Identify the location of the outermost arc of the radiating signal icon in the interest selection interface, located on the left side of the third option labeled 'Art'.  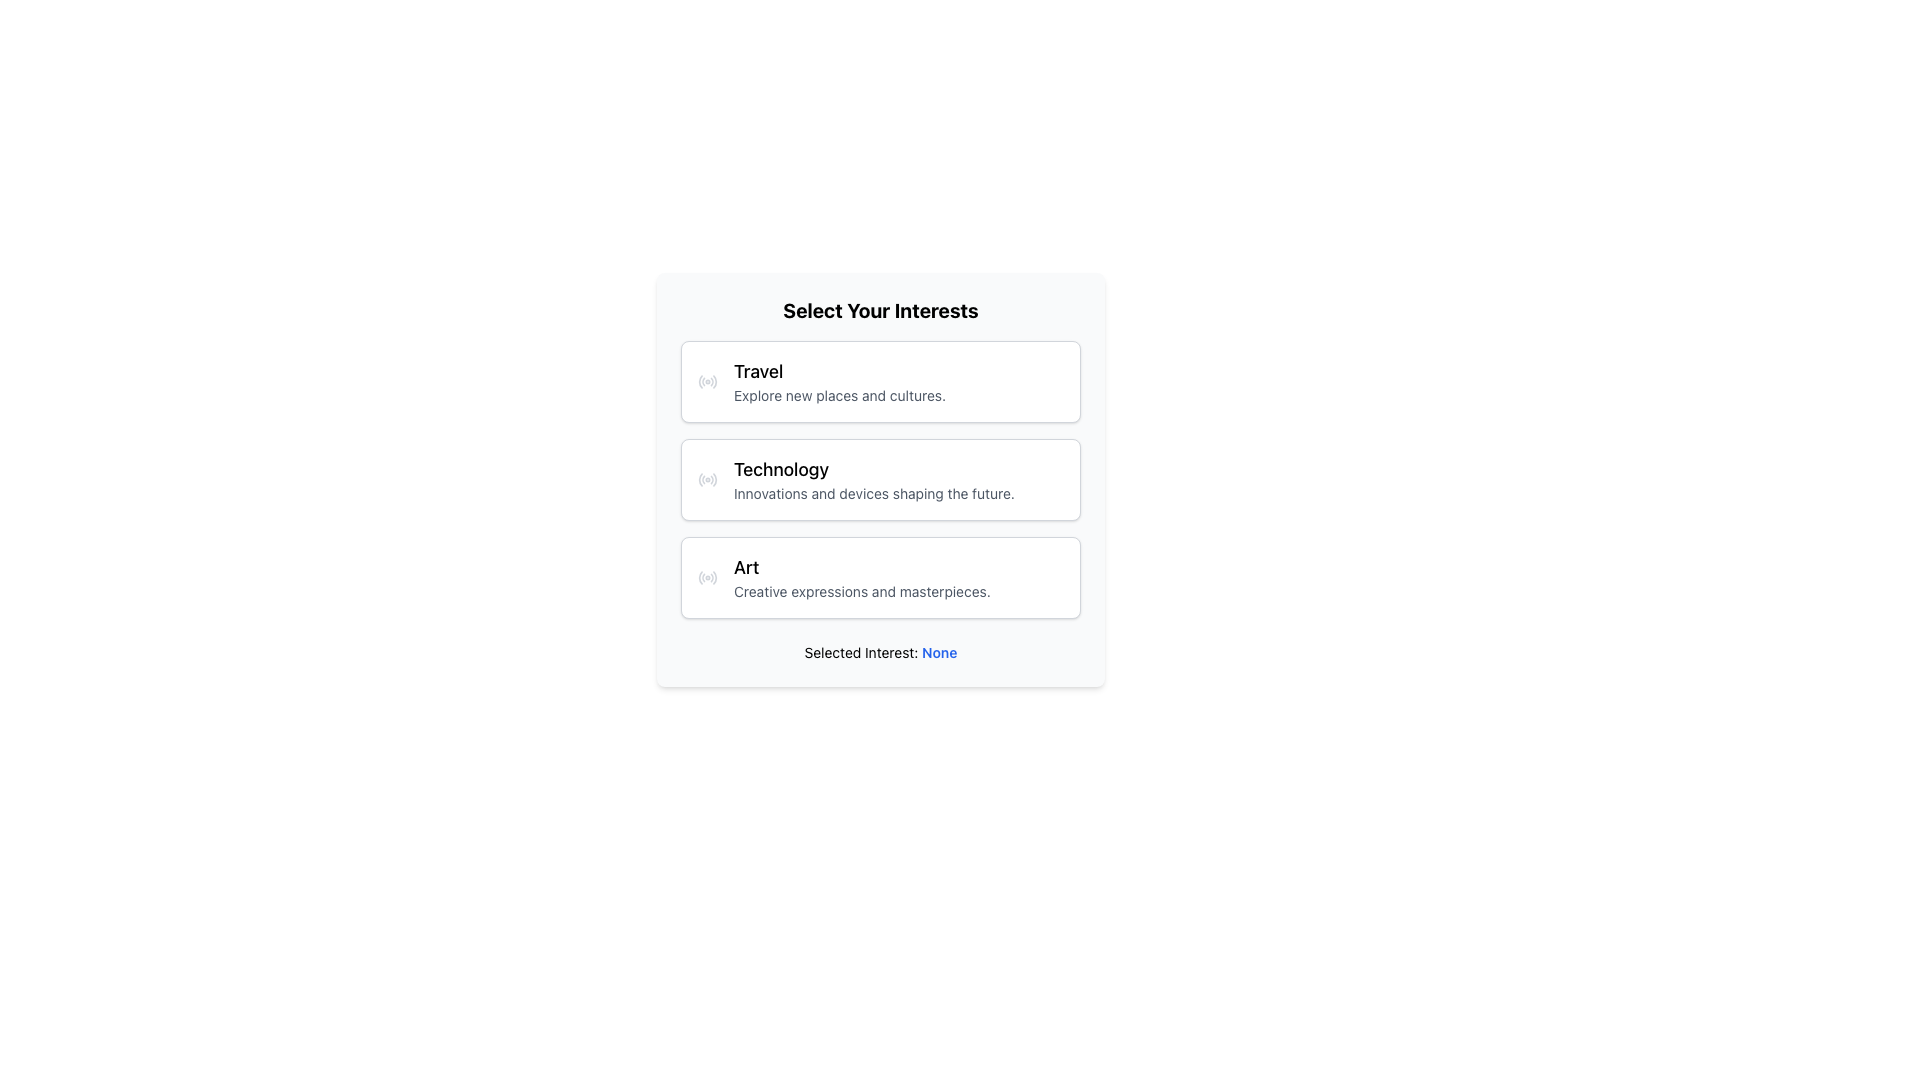
(700, 578).